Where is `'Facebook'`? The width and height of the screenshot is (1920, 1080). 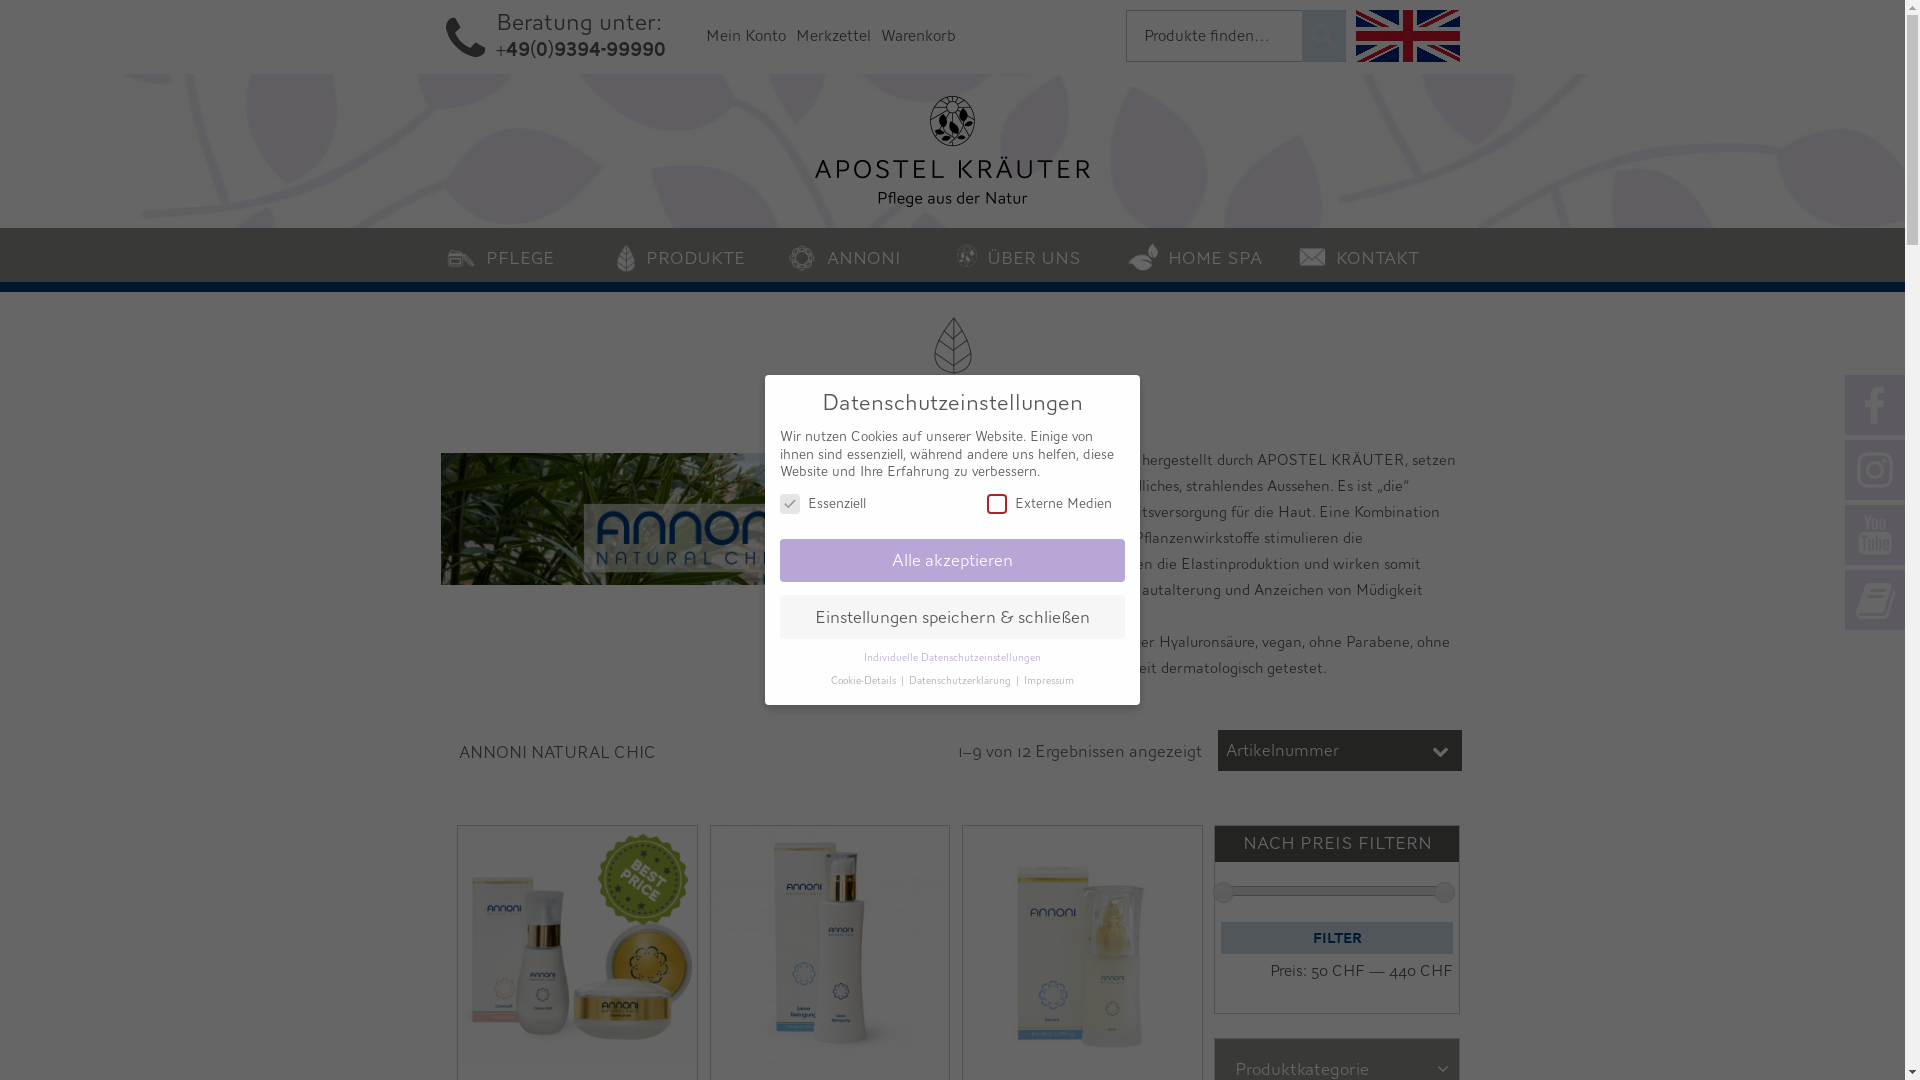
'Facebook' is located at coordinates (1874, 405).